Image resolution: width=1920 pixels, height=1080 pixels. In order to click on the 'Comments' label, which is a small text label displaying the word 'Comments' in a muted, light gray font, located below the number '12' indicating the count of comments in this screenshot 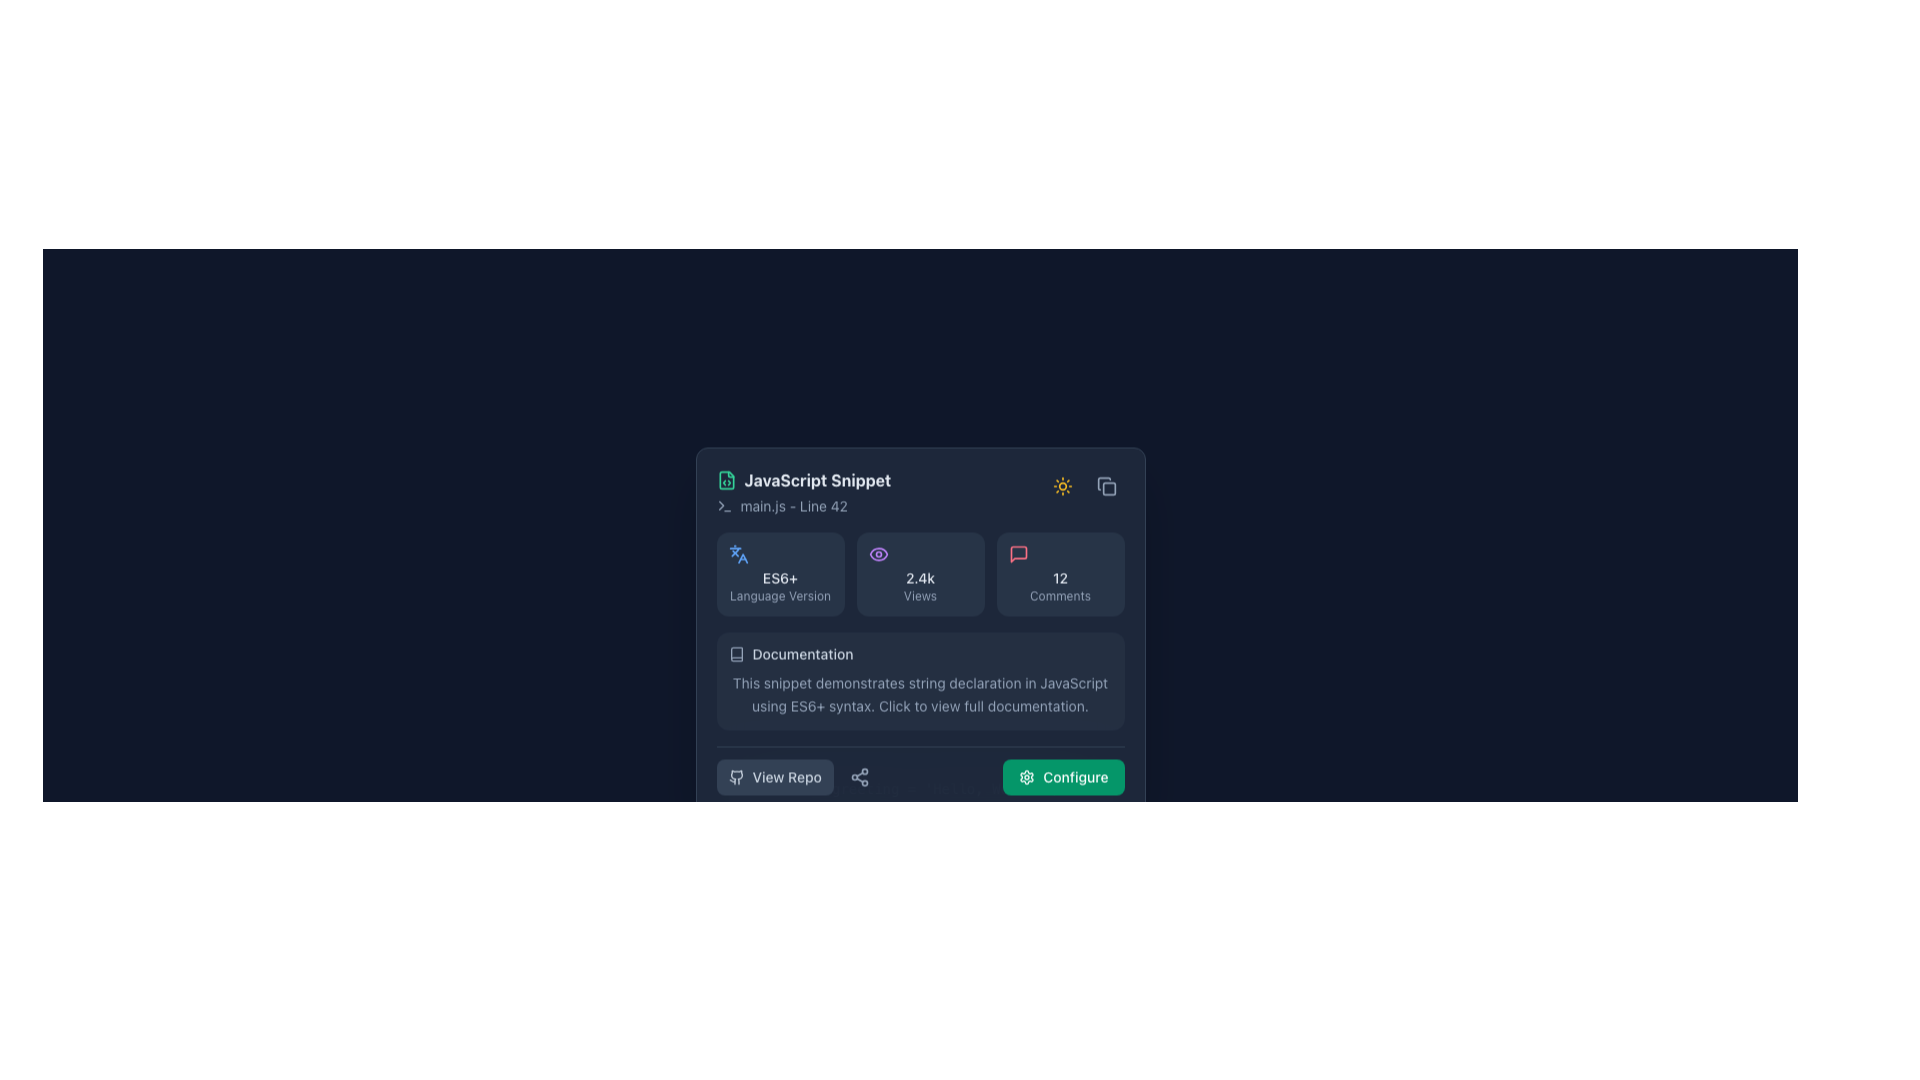, I will do `click(1059, 595)`.